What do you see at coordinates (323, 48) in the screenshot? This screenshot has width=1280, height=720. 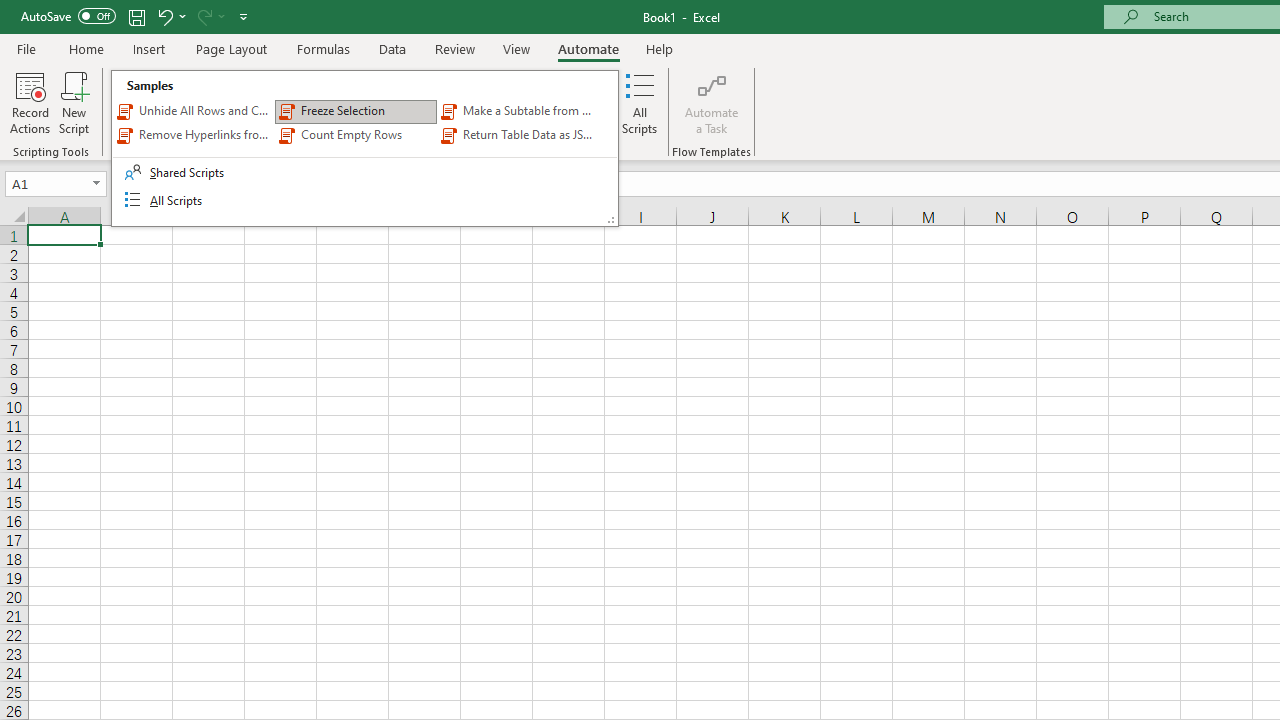 I see `'Formulas'` at bounding box center [323, 48].